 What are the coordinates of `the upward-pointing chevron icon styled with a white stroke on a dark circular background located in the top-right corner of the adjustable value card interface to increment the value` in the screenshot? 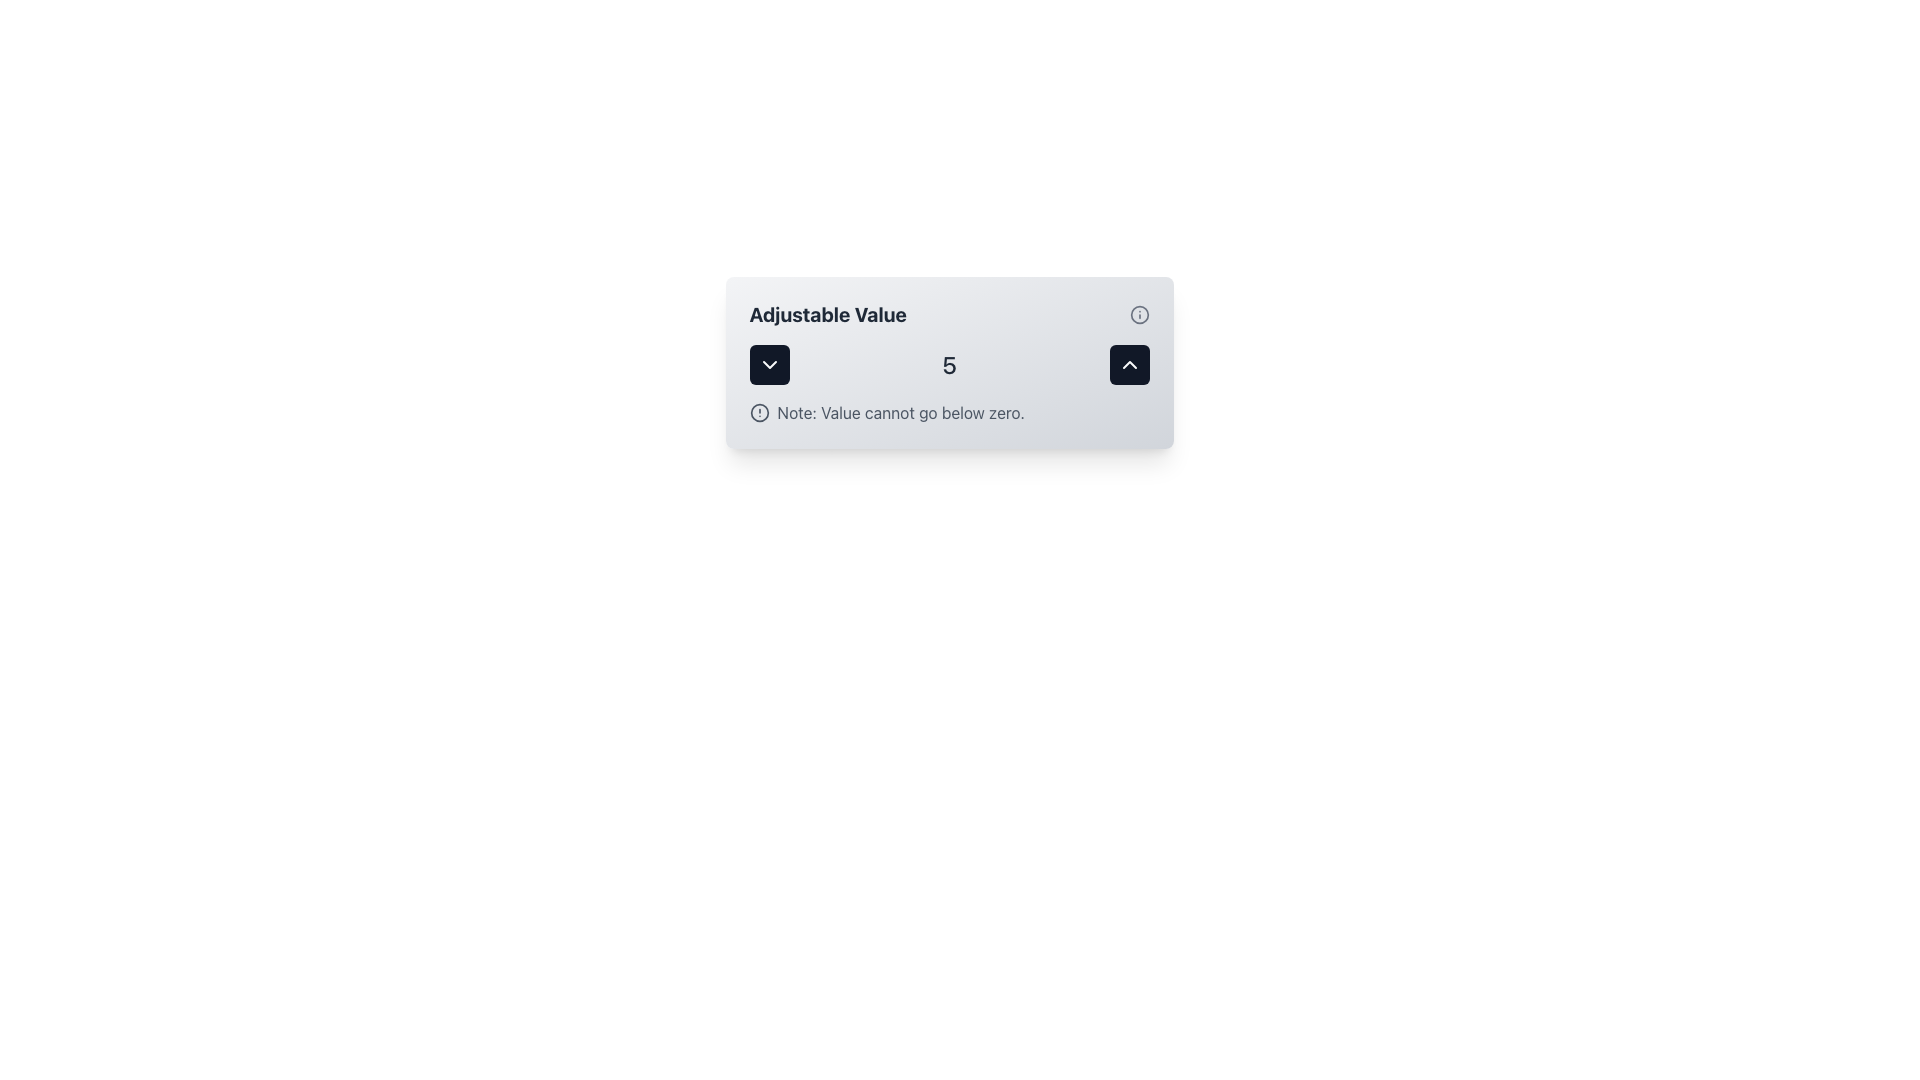 It's located at (1129, 365).